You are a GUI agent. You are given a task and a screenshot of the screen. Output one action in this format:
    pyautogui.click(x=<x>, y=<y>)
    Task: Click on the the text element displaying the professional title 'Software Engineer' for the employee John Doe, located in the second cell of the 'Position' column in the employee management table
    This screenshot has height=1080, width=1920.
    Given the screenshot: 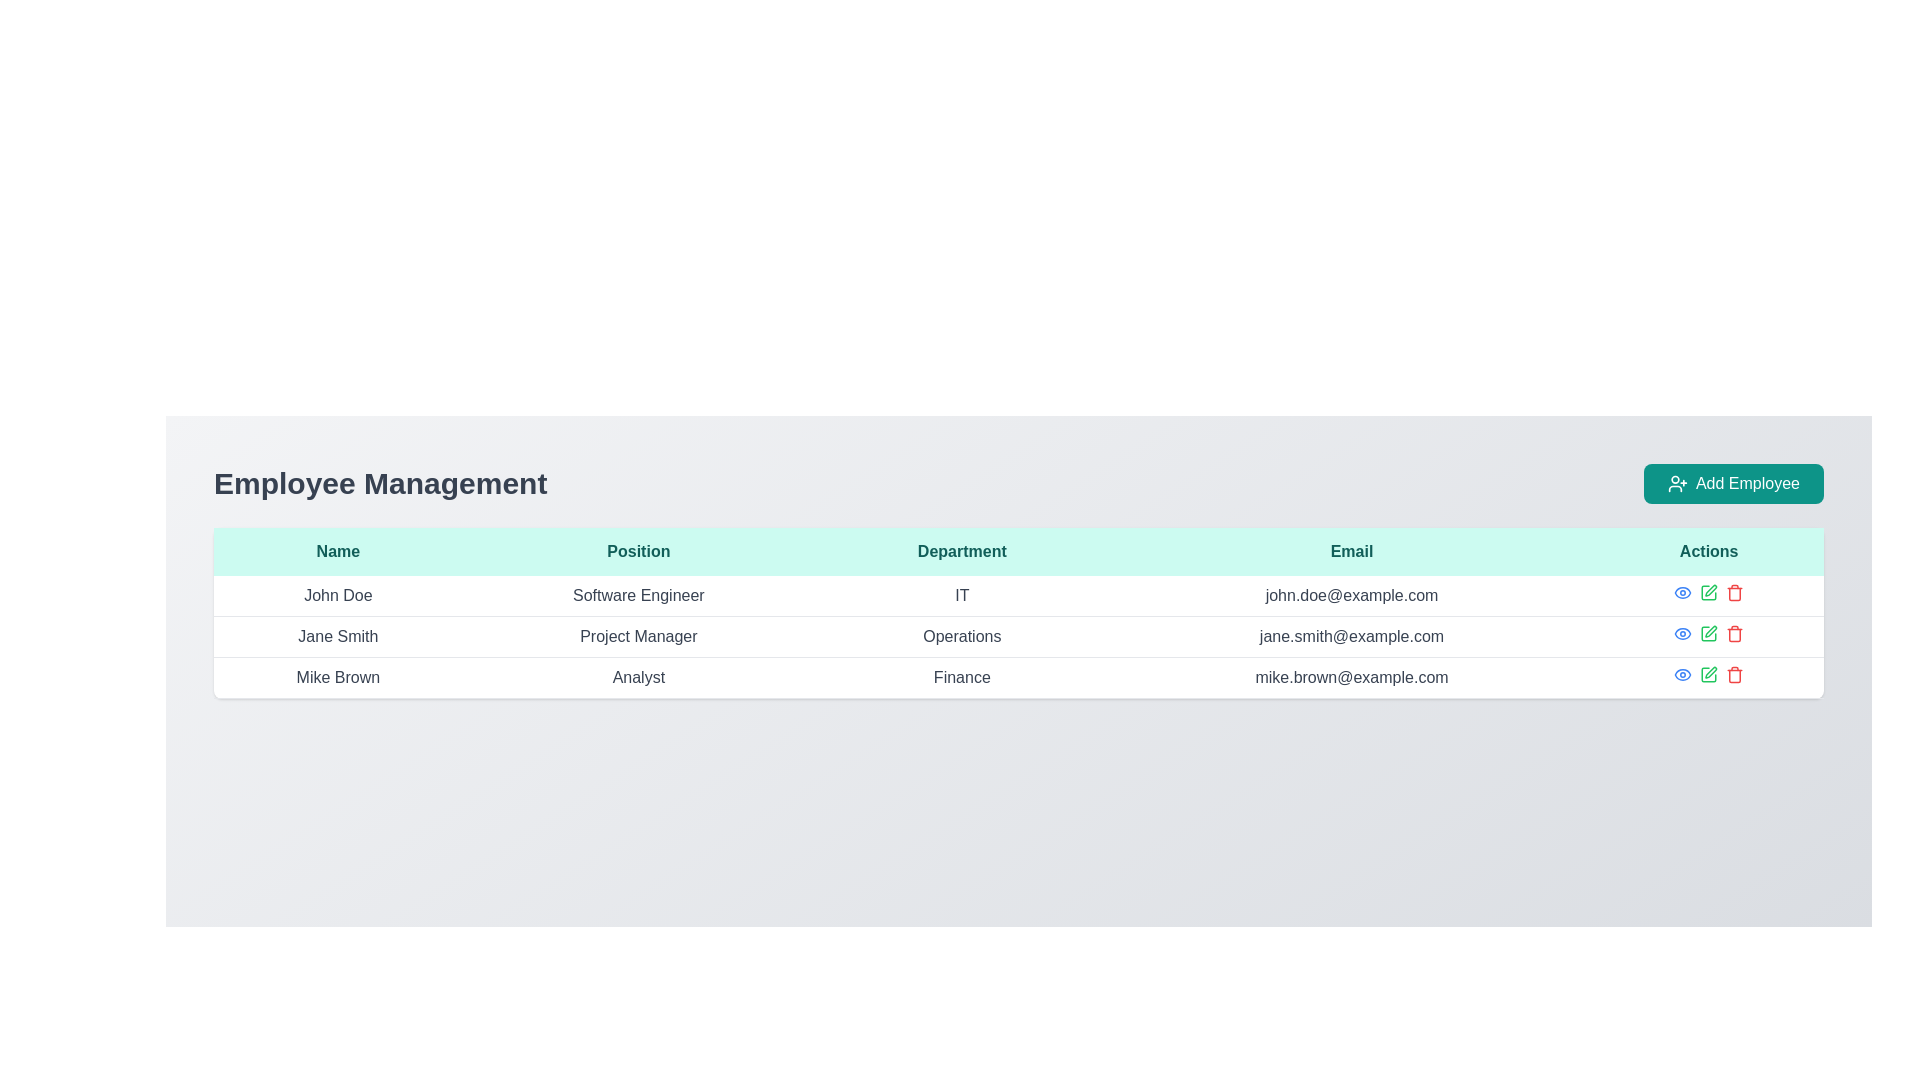 What is the action you would take?
    pyautogui.click(x=637, y=595)
    